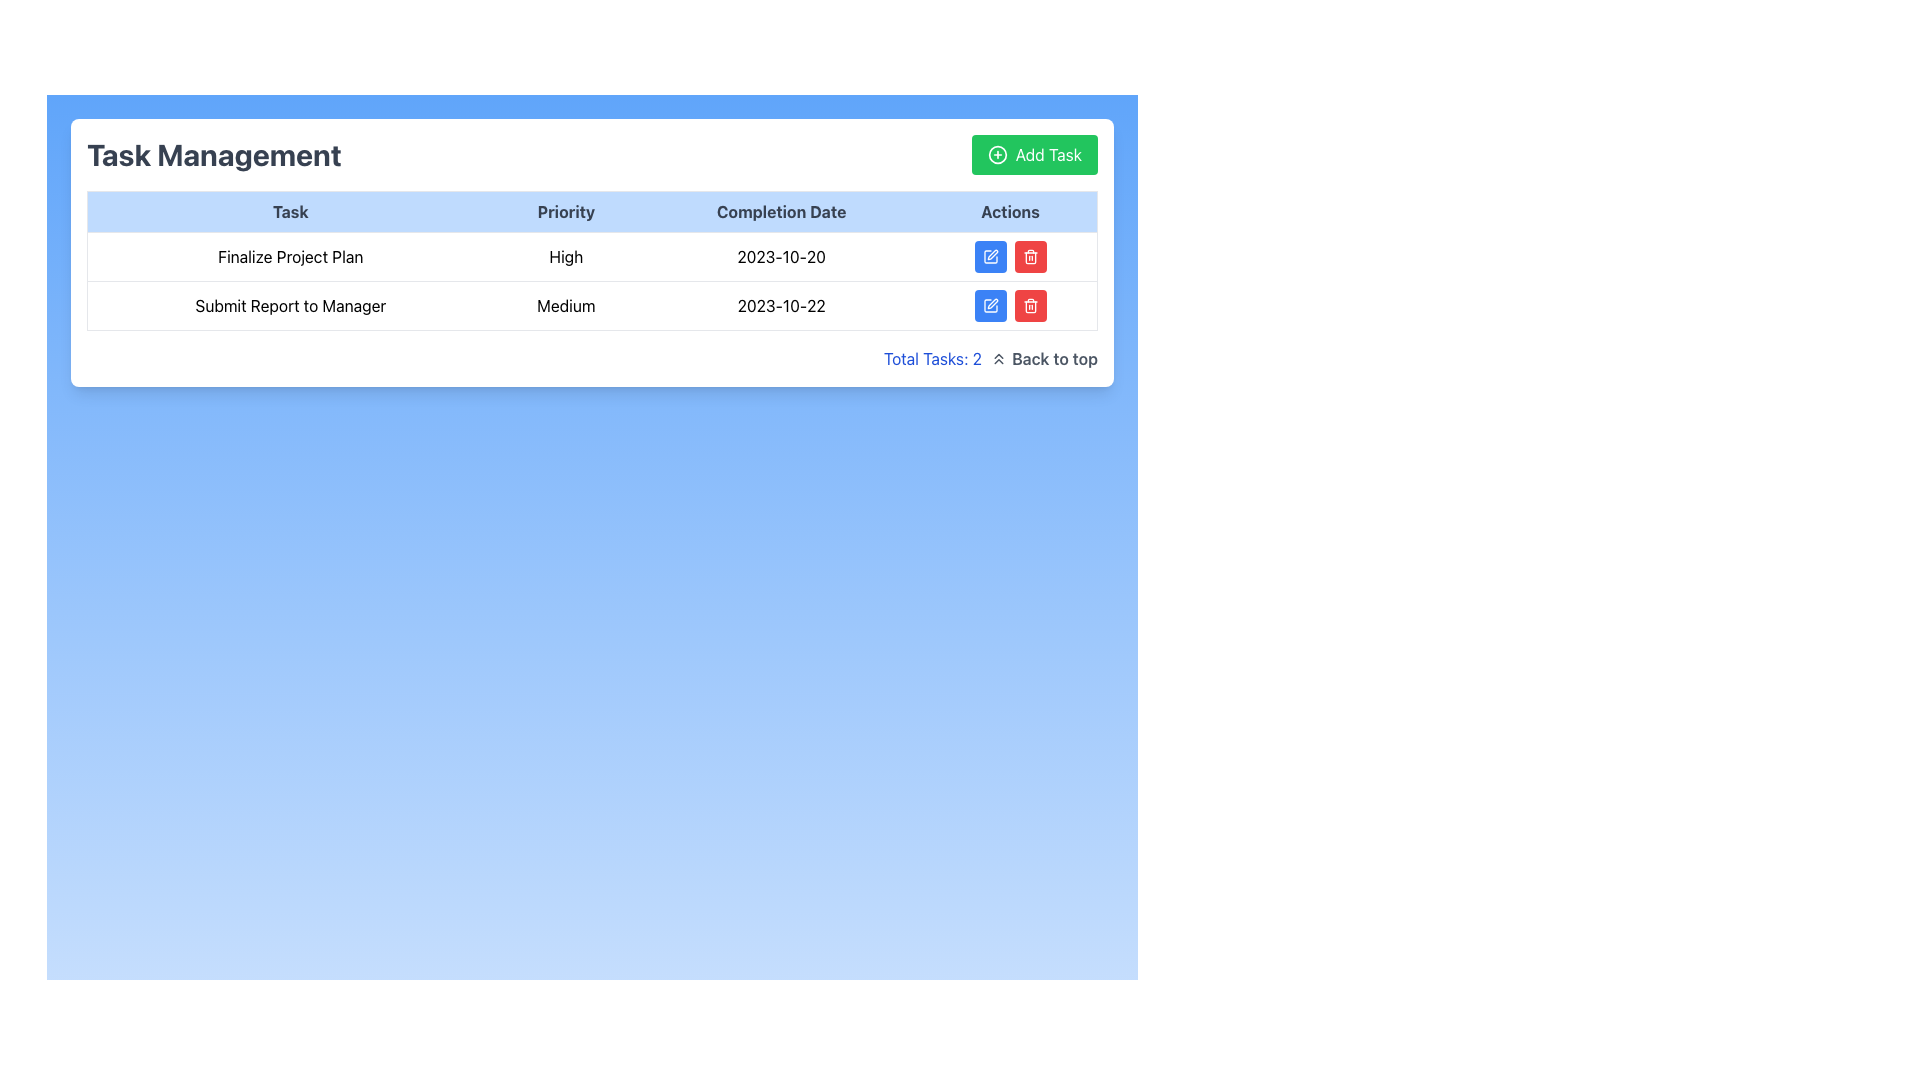 This screenshot has width=1920, height=1080. What do you see at coordinates (1010, 212) in the screenshot?
I see `the fourth column header in the table, which indicates actions related to the respective rows` at bounding box center [1010, 212].